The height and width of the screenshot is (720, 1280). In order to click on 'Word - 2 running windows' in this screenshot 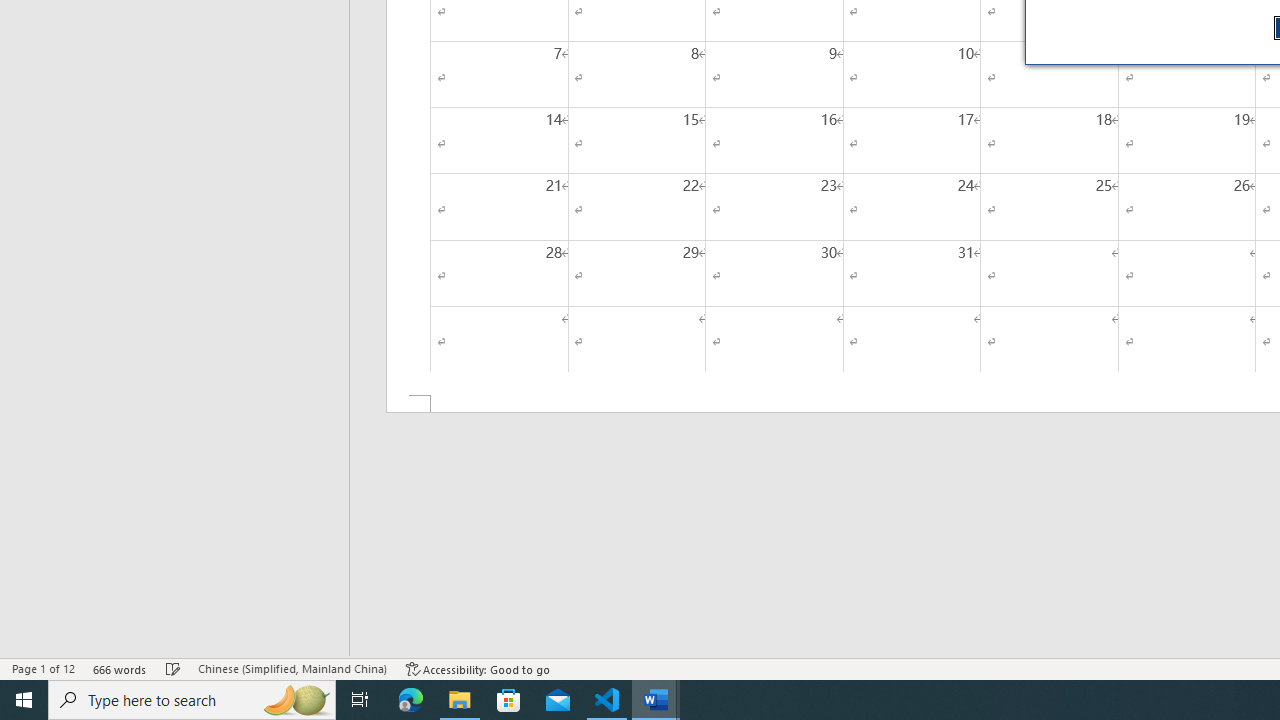, I will do `click(656, 698)`.